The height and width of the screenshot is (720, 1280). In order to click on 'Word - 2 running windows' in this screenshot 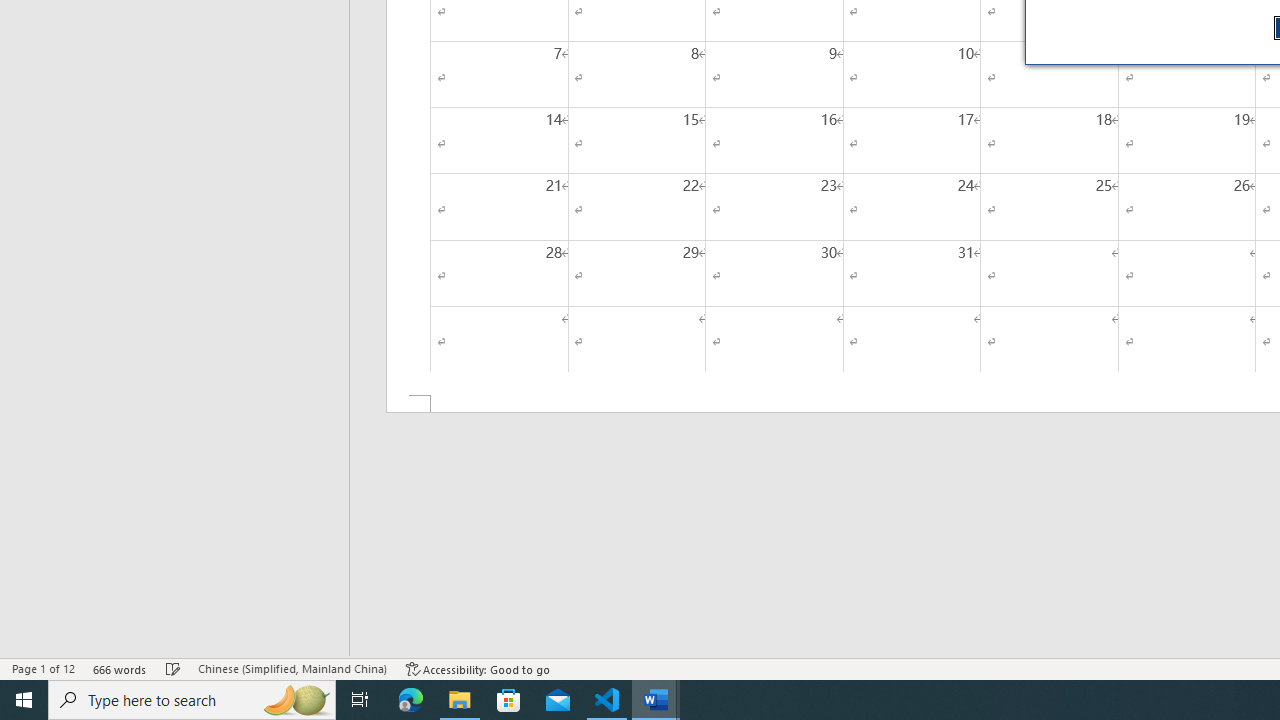, I will do `click(656, 698)`.